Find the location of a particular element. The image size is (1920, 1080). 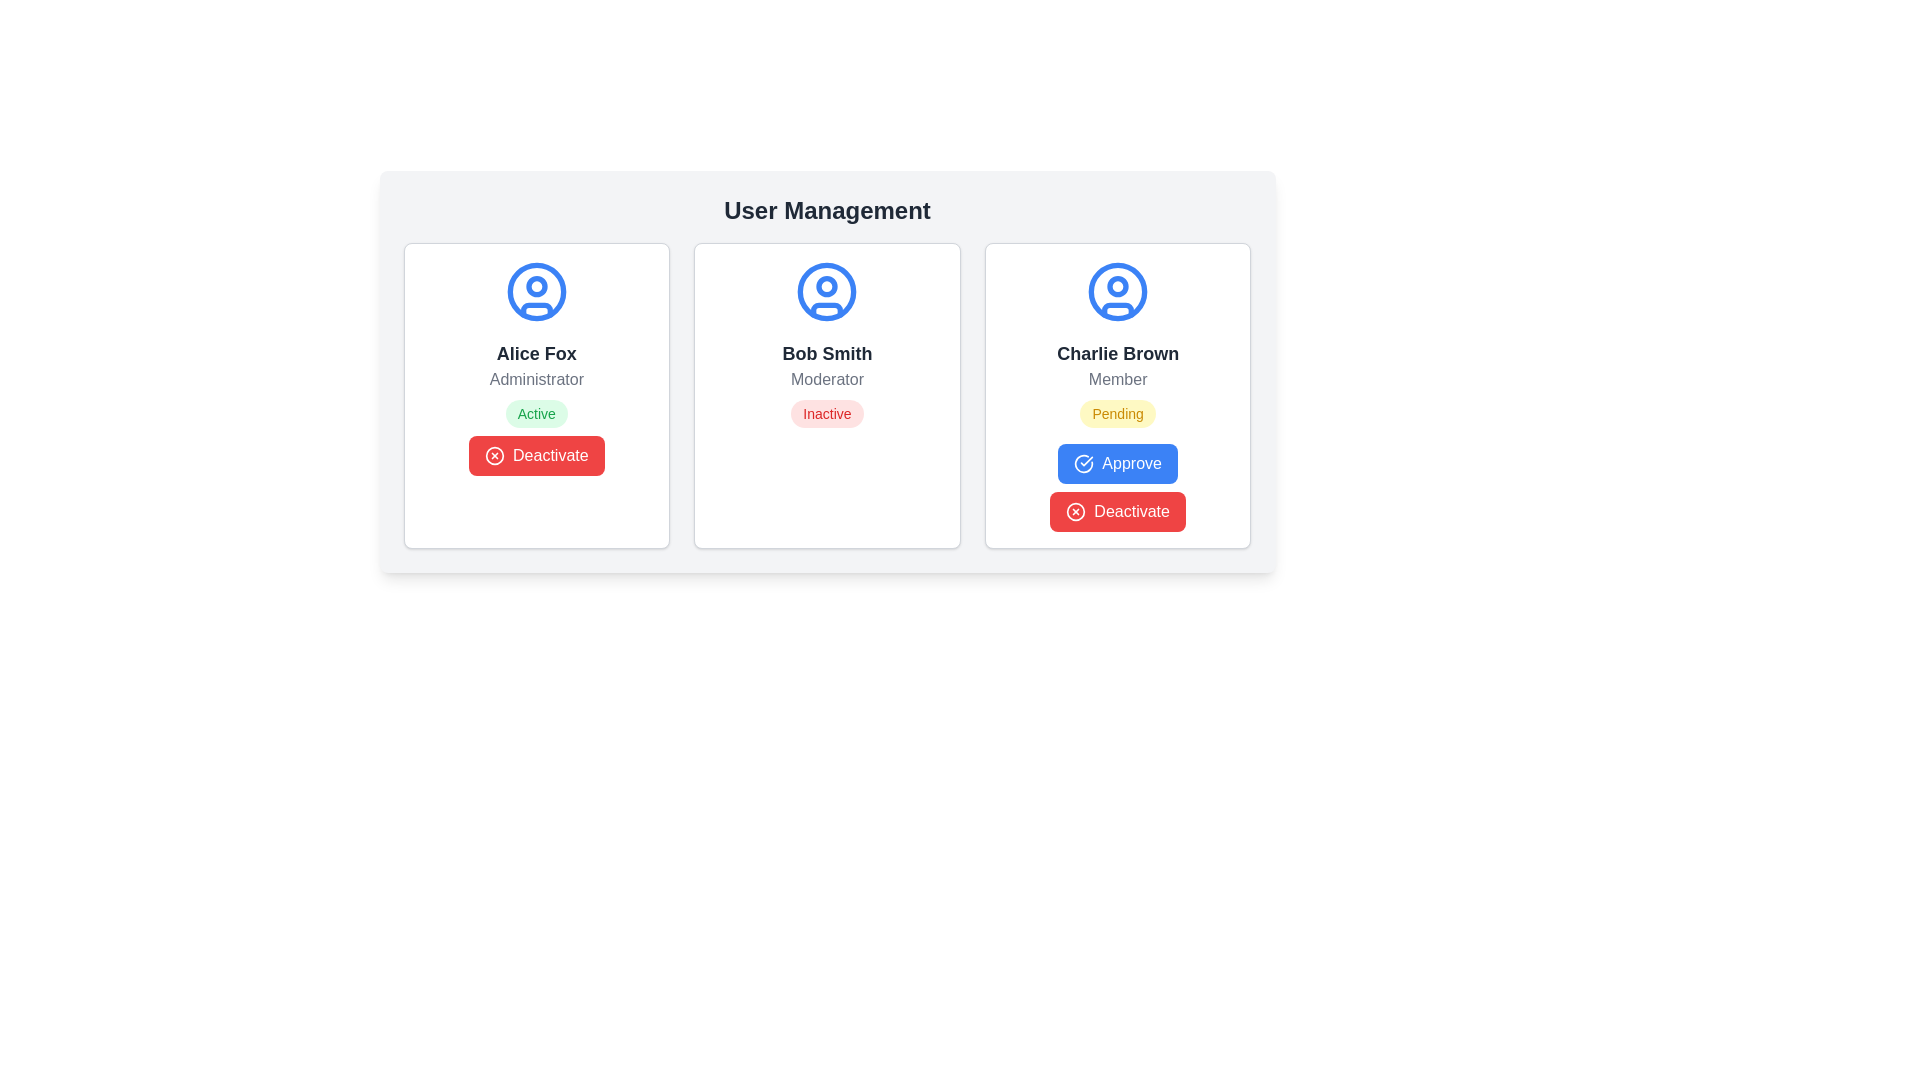

the 'Member' text label, which is styled in gray, located in the user profile card for 'Charlie Brown', positioned below his name and above the status badge 'Pending' is located at coordinates (1117, 380).